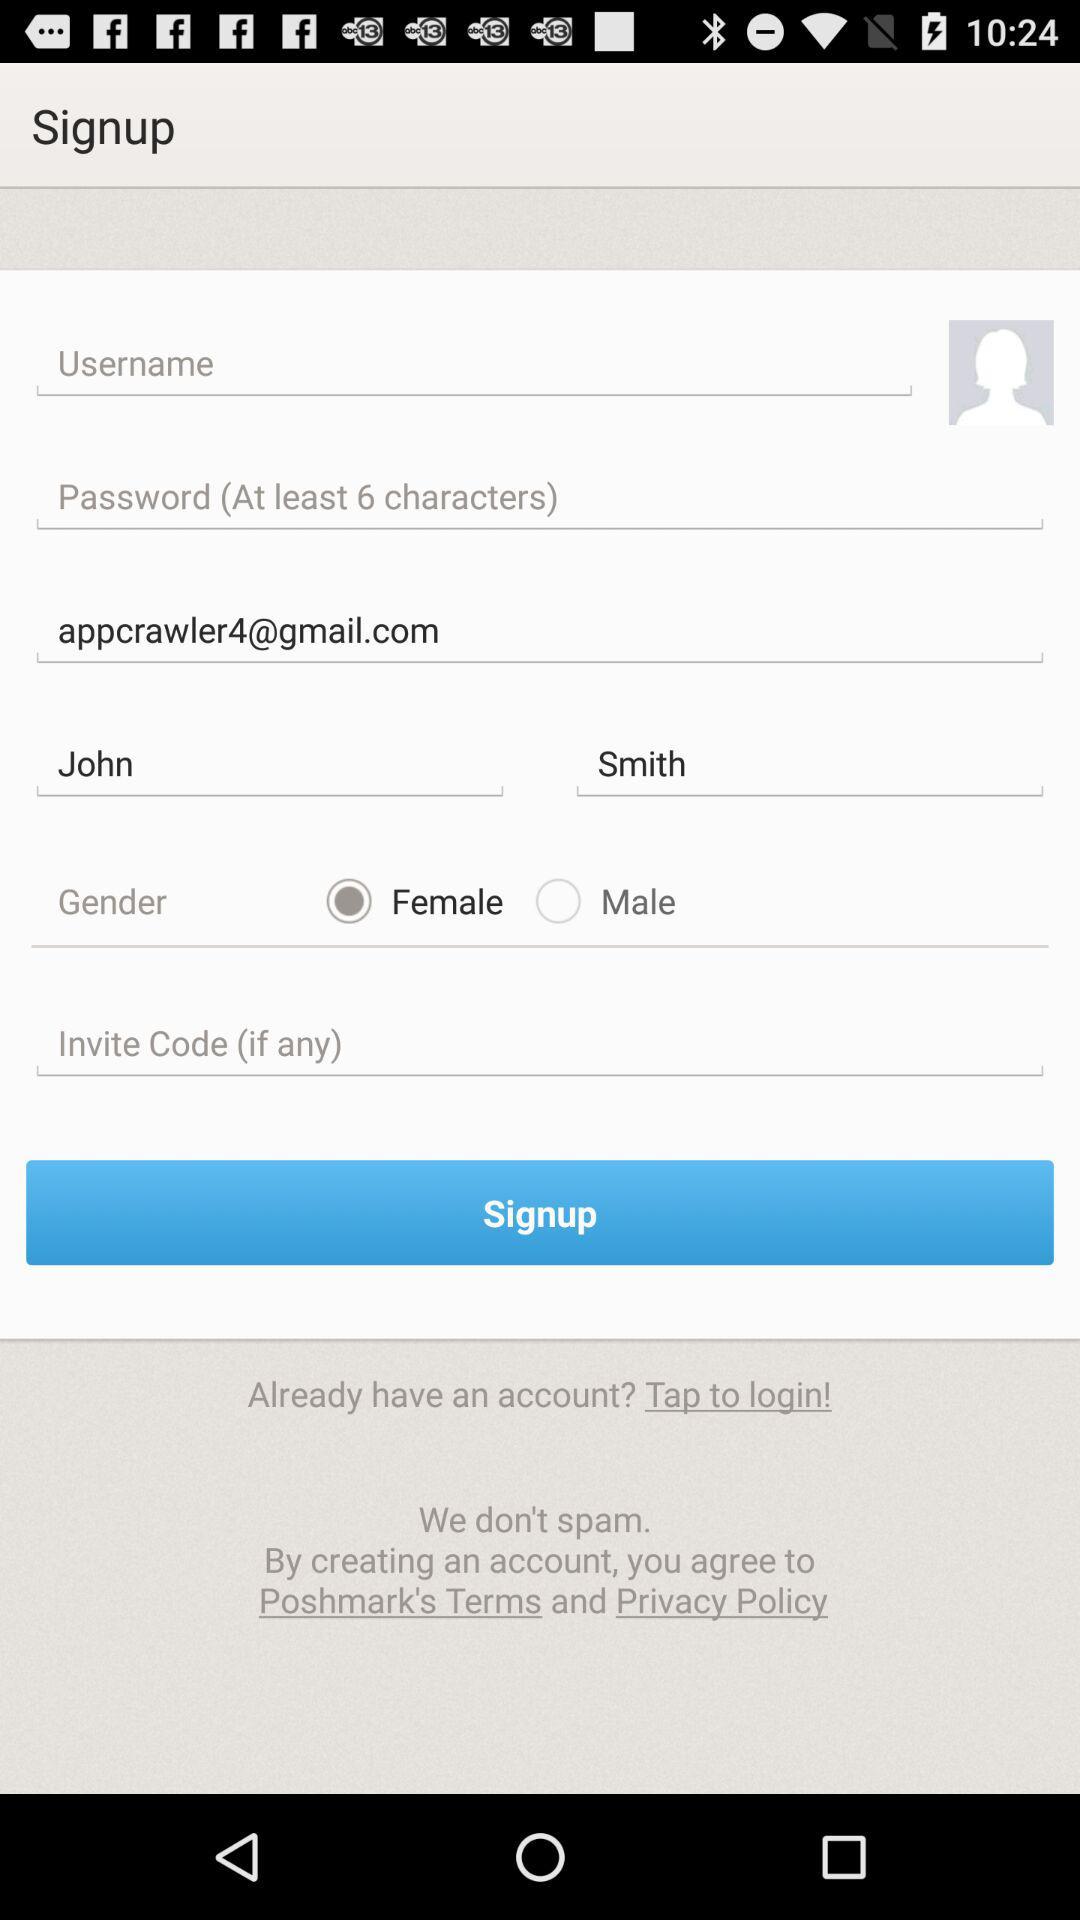  Describe the element at coordinates (474, 363) in the screenshot. I see `your username here` at that location.